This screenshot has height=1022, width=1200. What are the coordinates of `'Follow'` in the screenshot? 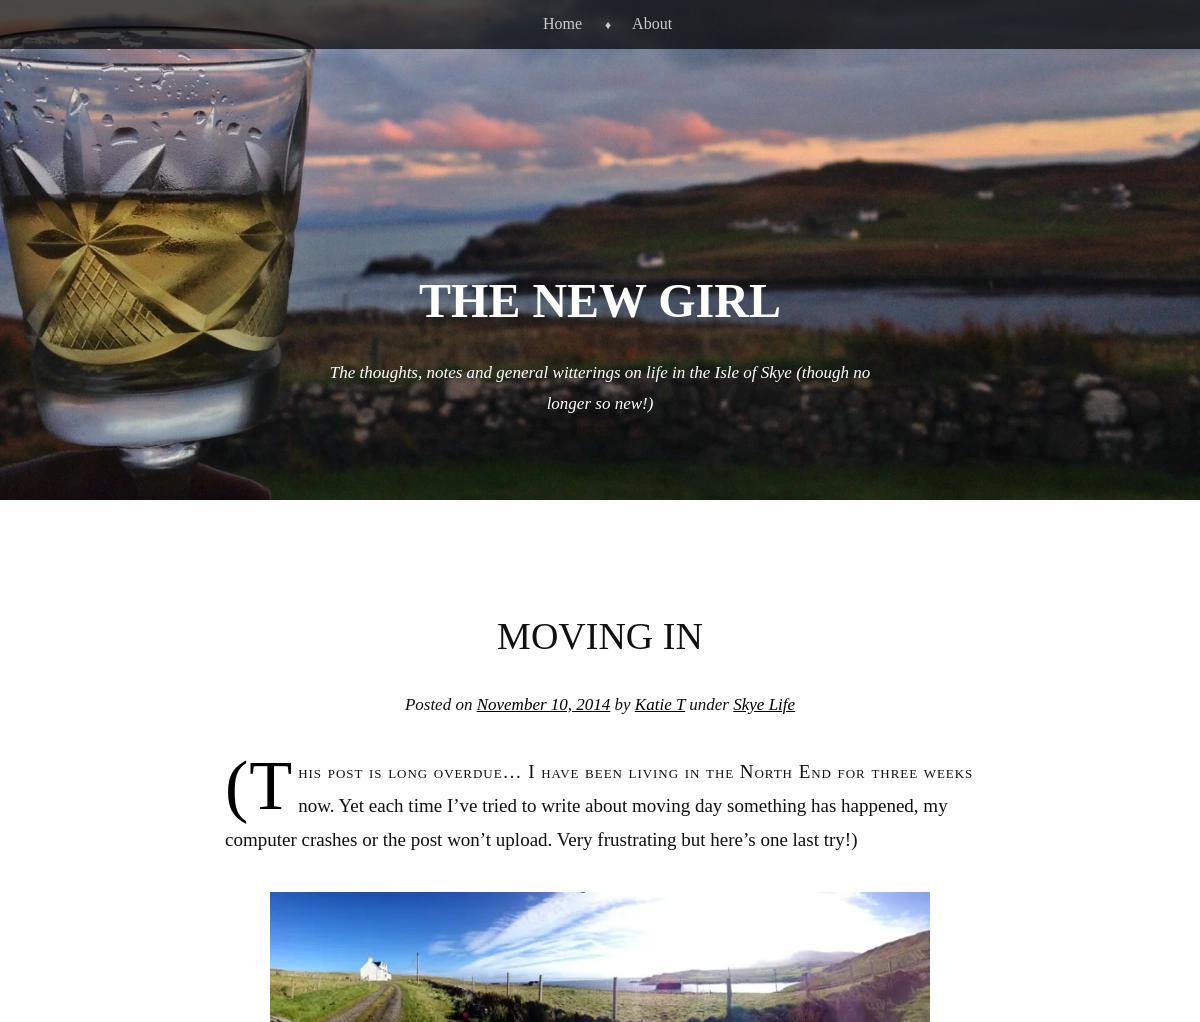 It's located at (1117, 971).